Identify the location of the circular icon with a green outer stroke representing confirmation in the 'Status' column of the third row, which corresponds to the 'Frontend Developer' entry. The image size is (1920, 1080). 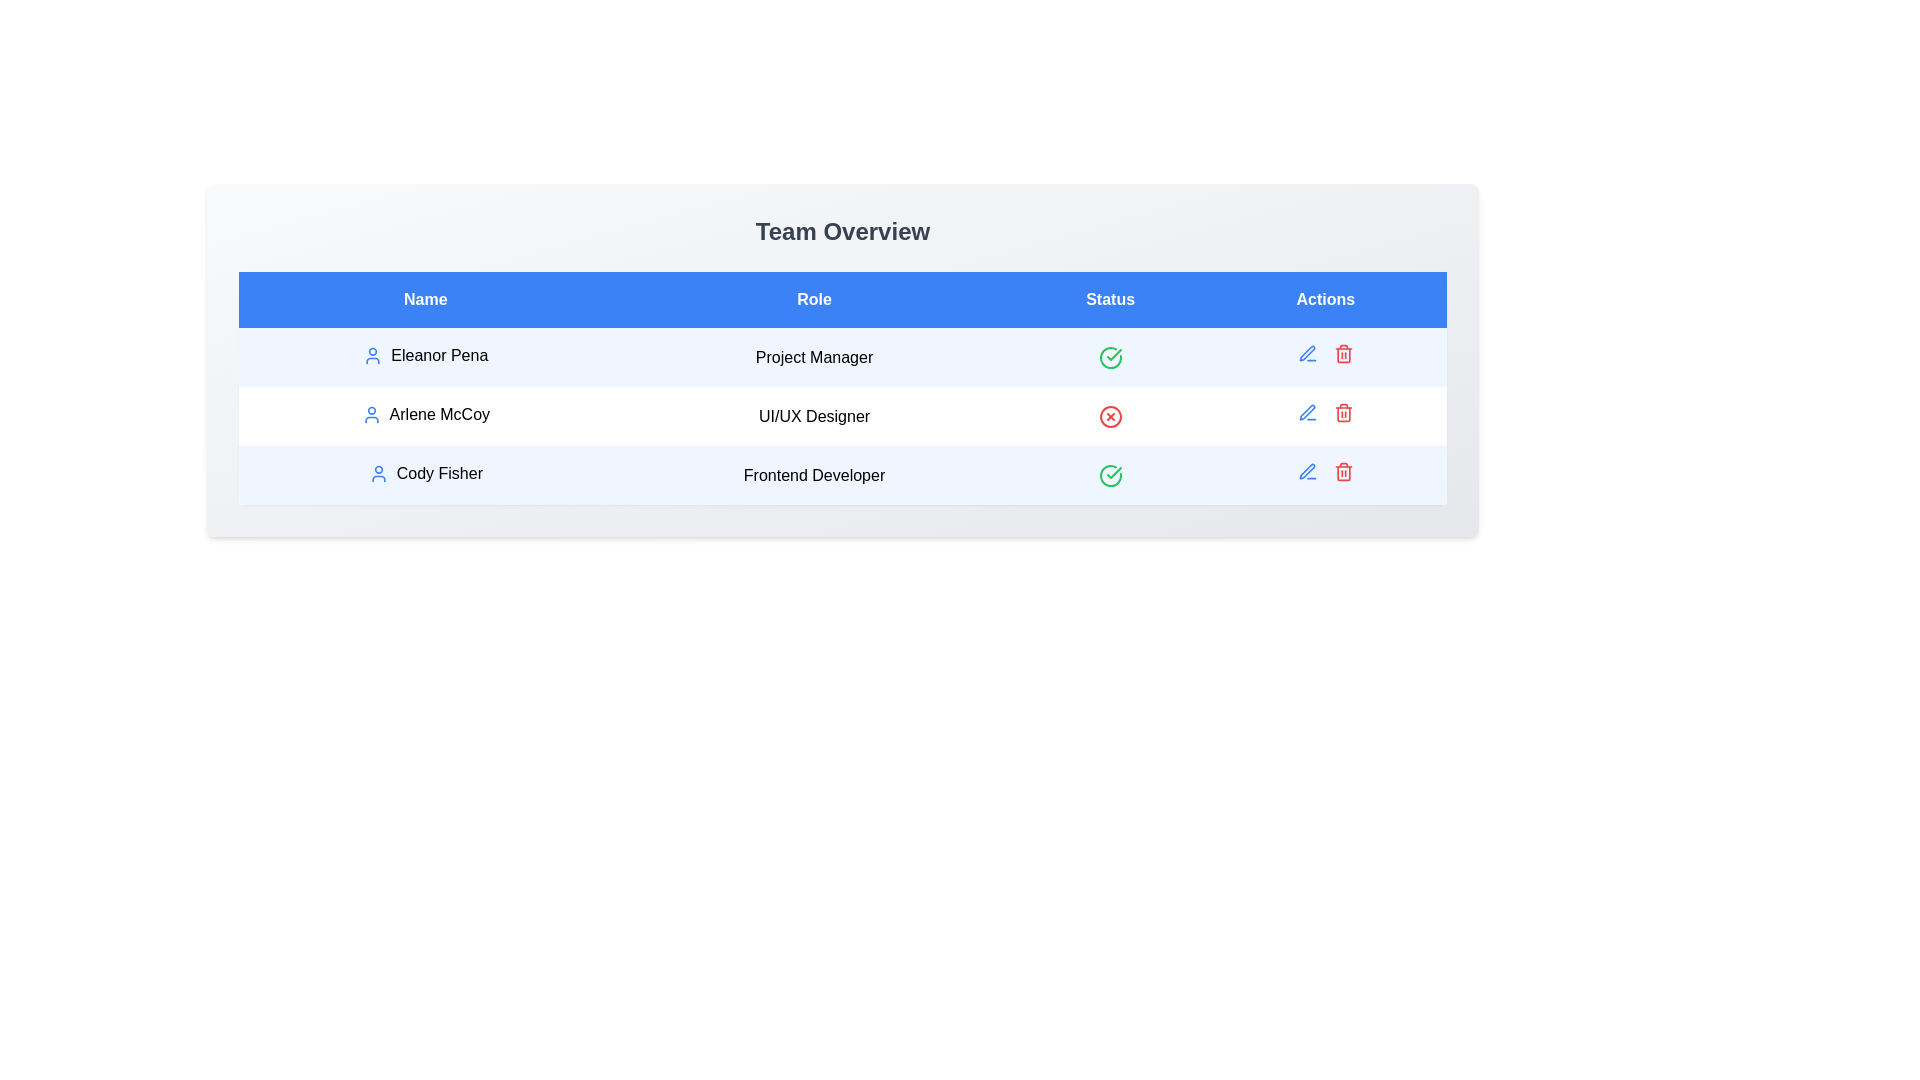
(1109, 356).